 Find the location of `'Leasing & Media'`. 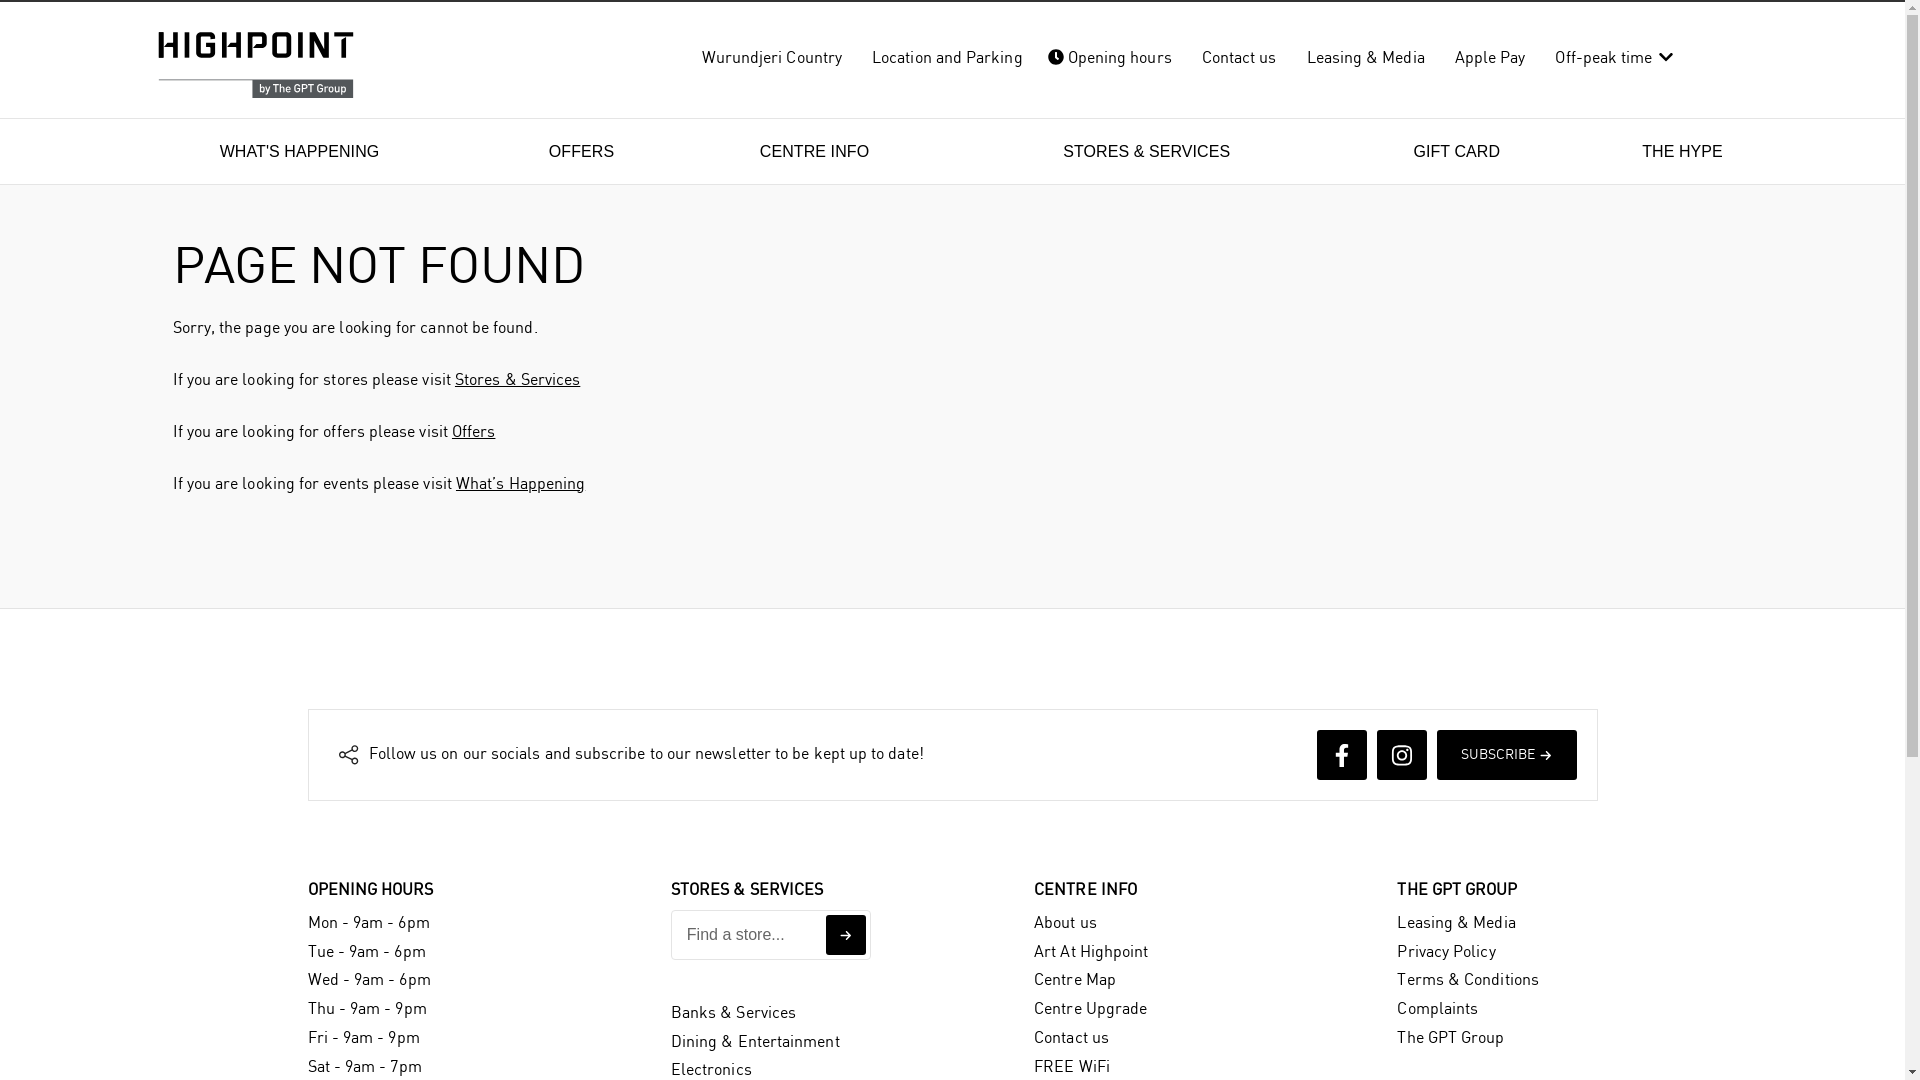

'Leasing & Media' is located at coordinates (1365, 57).